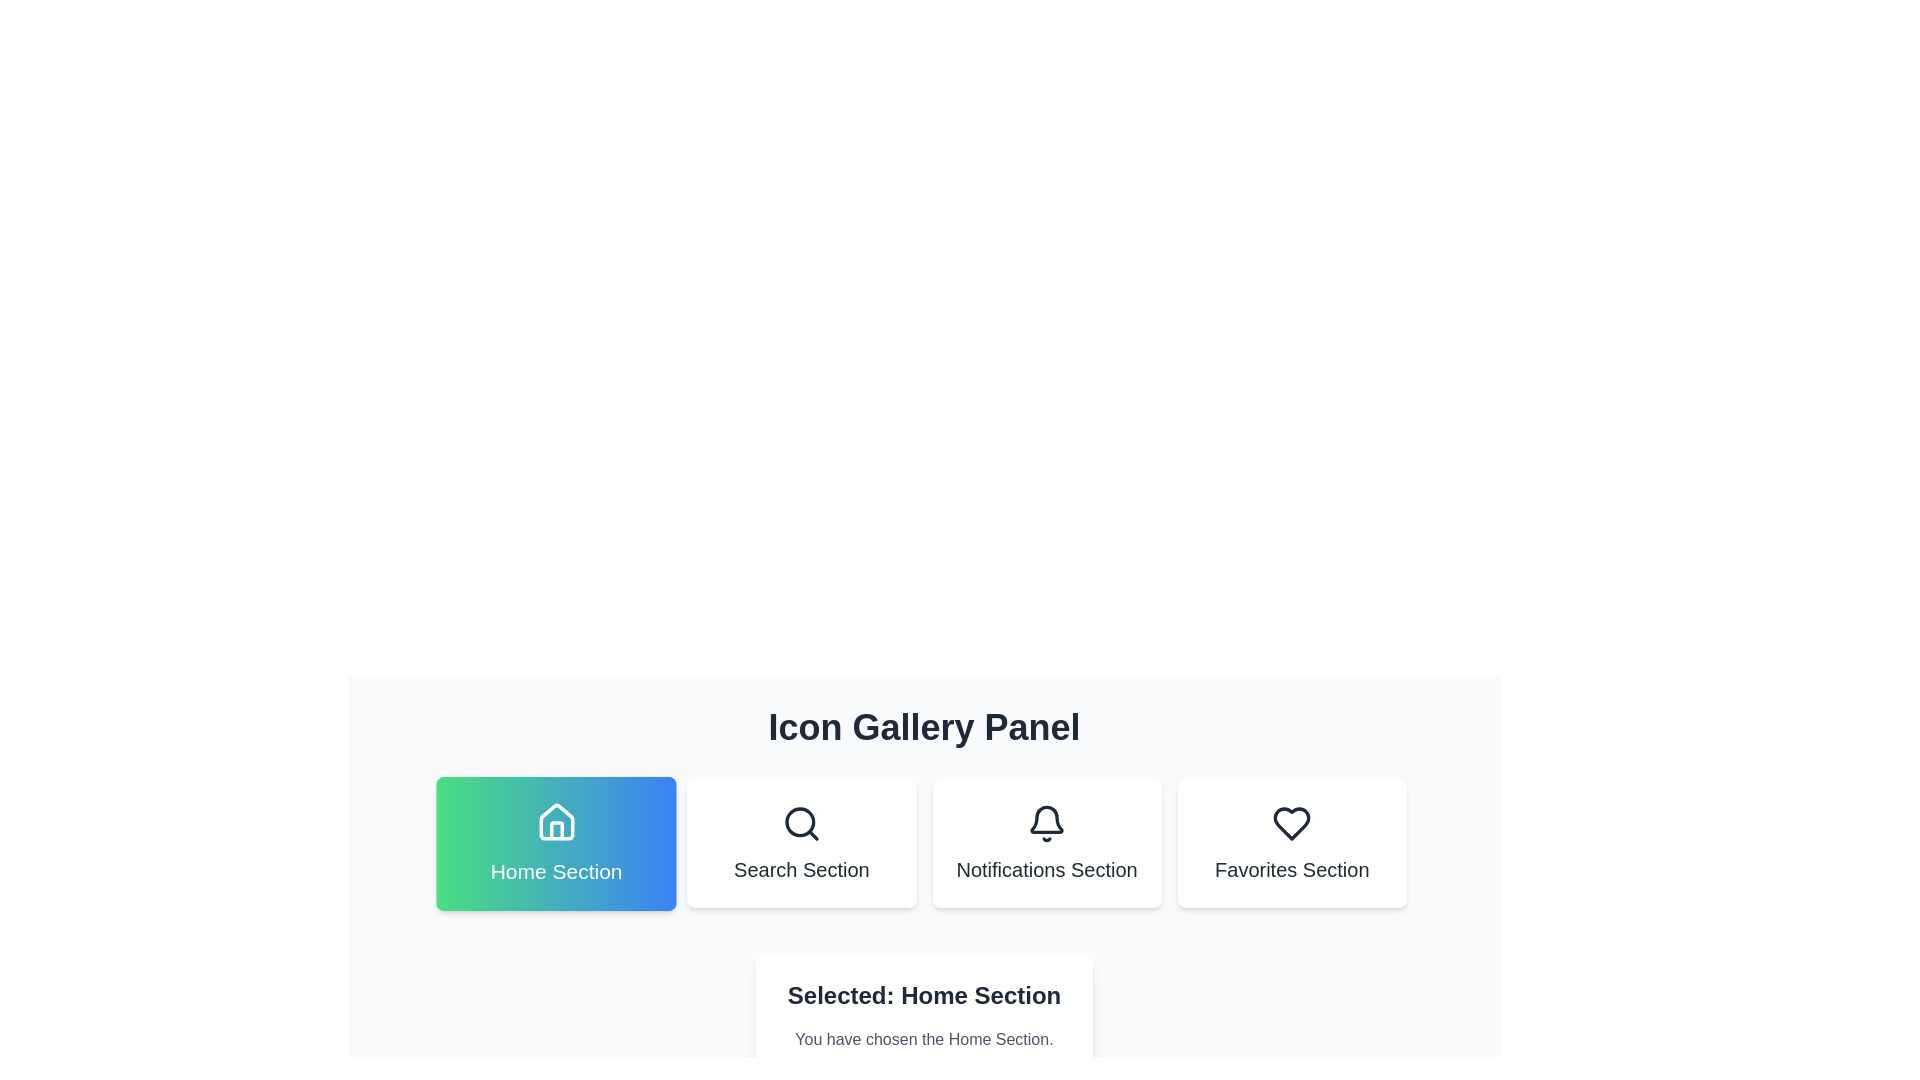 This screenshot has height=1080, width=1920. I want to click on the Notifications Section card, which is a white rectangular card with a bell icon and the text 'Notifications Section' below it, positioned between 'Search Section' and 'Favorites Section' in a horizontal grid layout, so click(1046, 844).